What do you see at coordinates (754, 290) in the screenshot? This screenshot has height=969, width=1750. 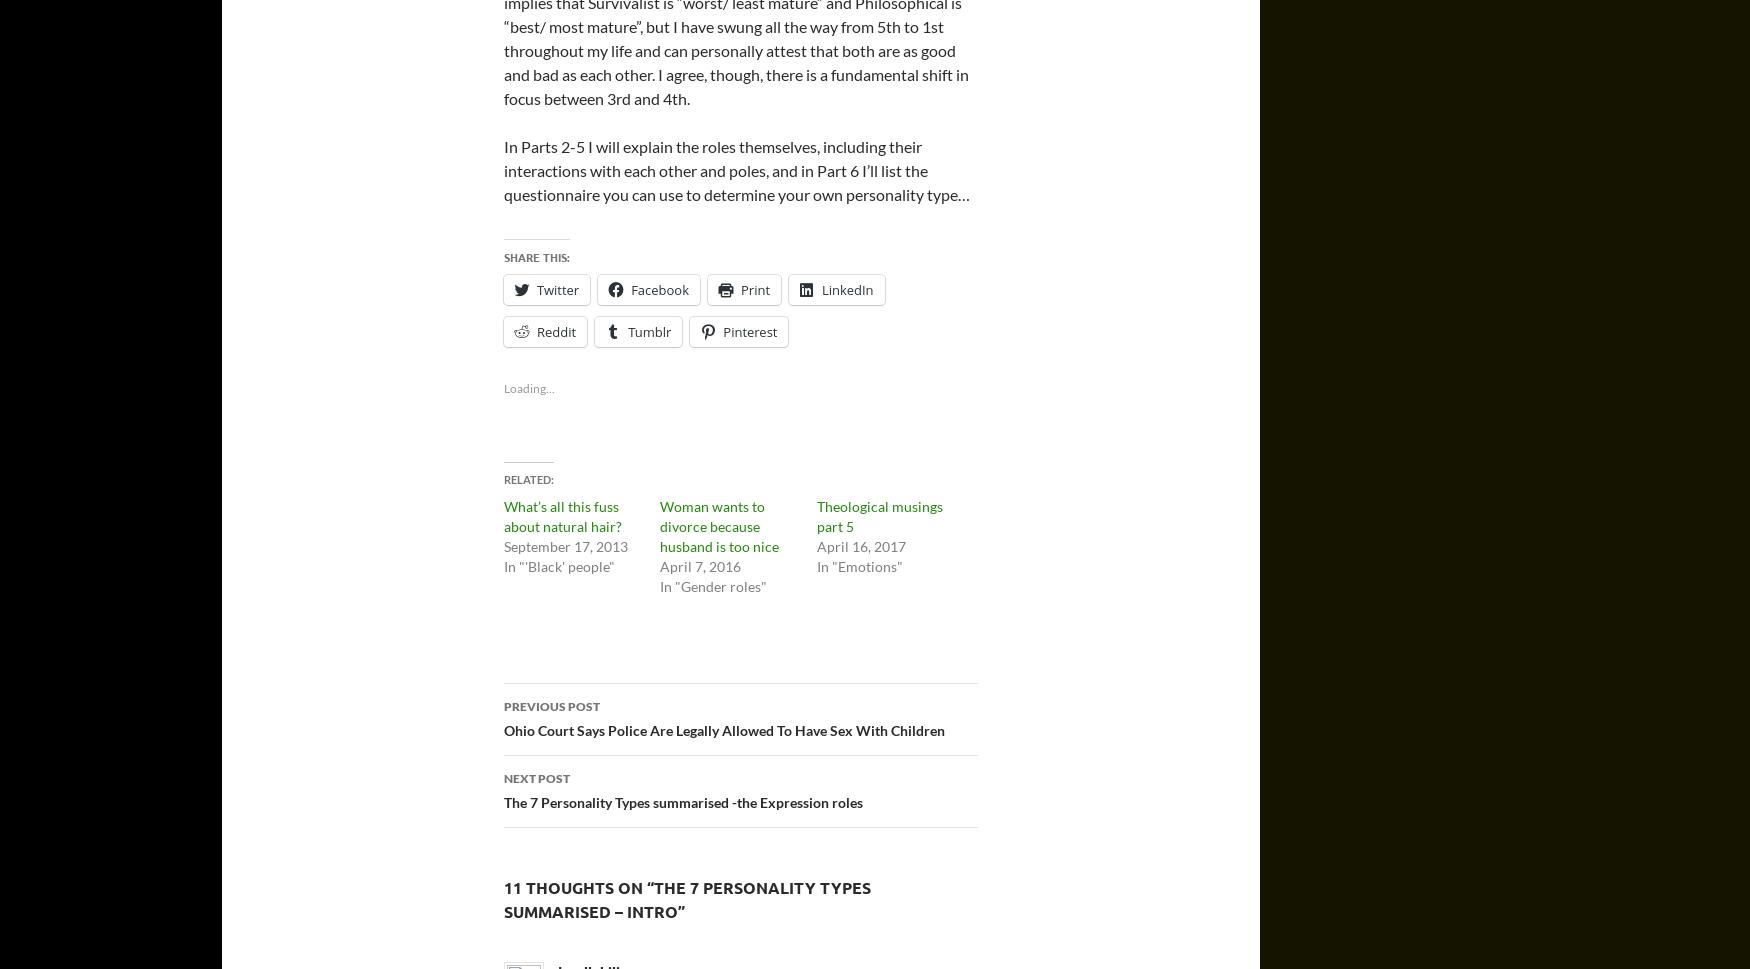 I see `'Print'` at bounding box center [754, 290].